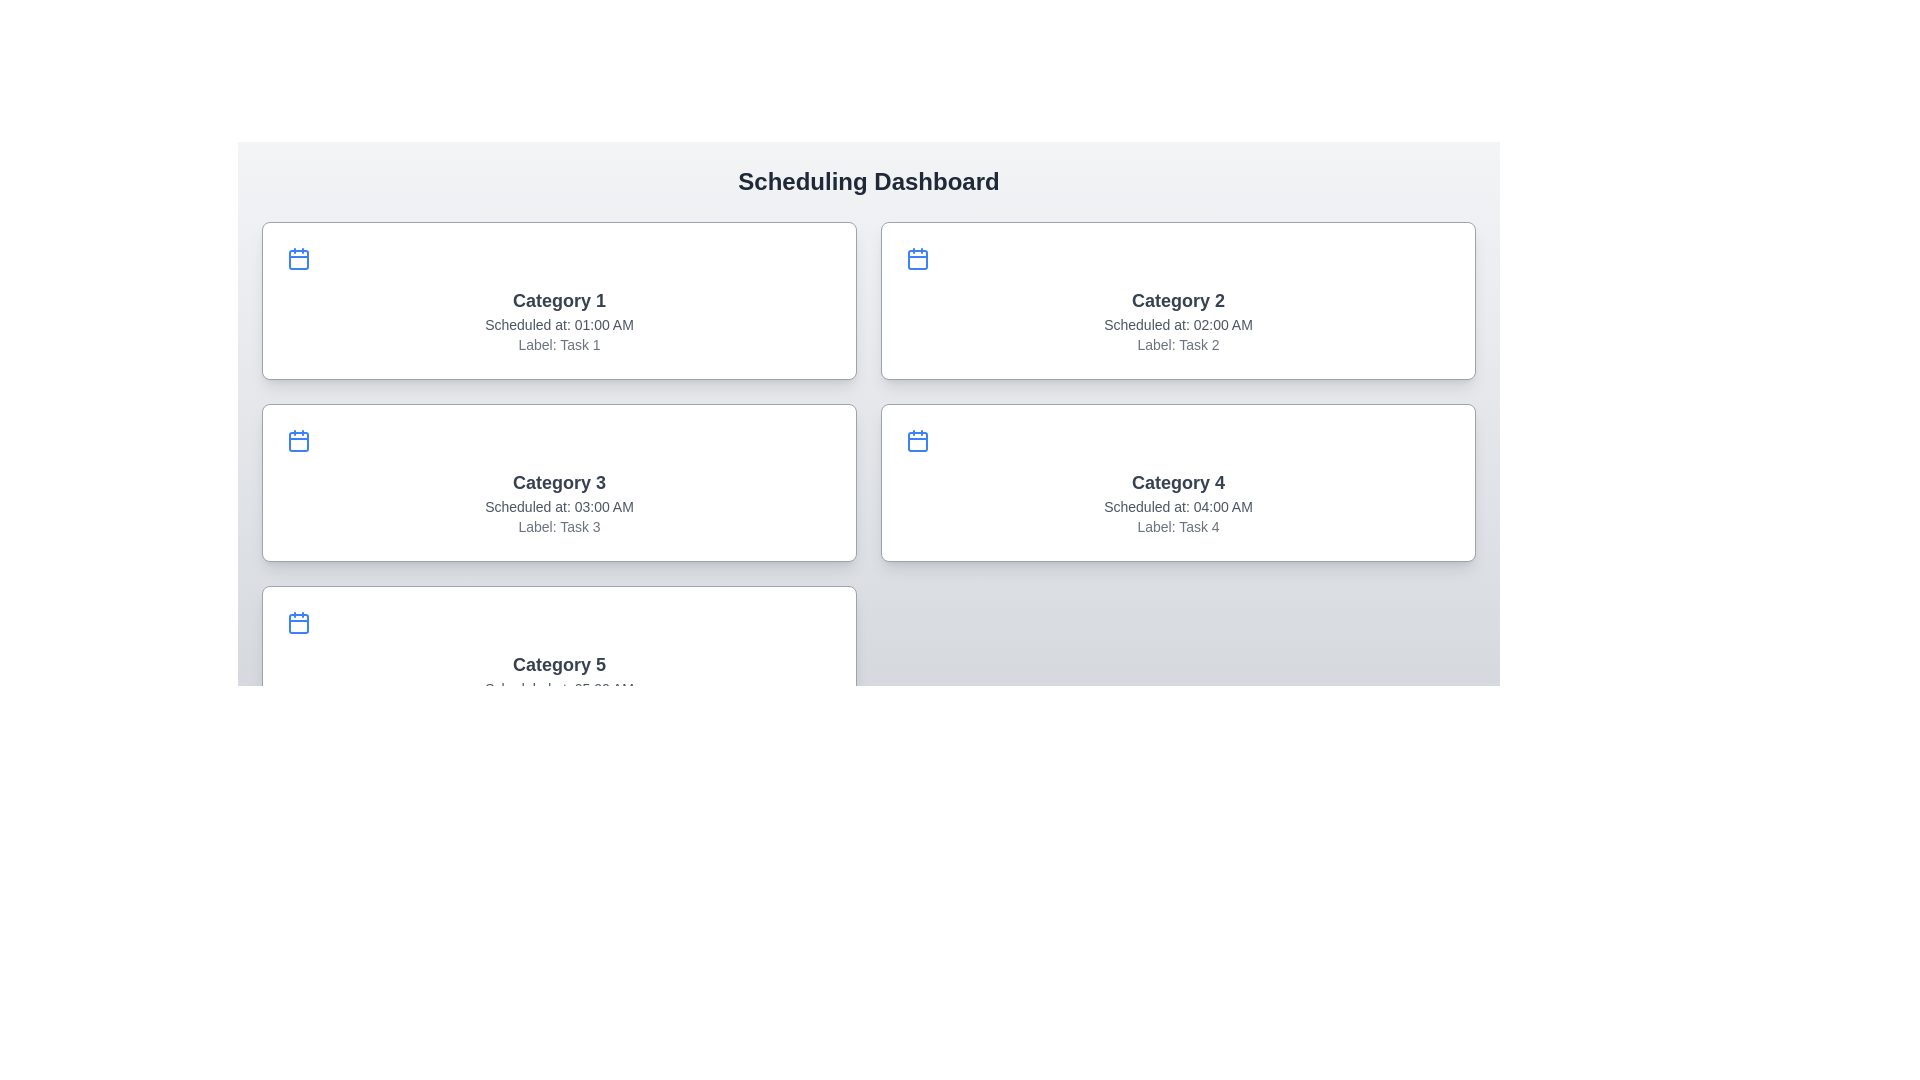 Image resolution: width=1920 pixels, height=1080 pixels. What do you see at coordinates (297, 441) in the screenshot?
I see `the graphical element within the calendar icon in the 'Category 3' card` at bounding box center [297, 441].